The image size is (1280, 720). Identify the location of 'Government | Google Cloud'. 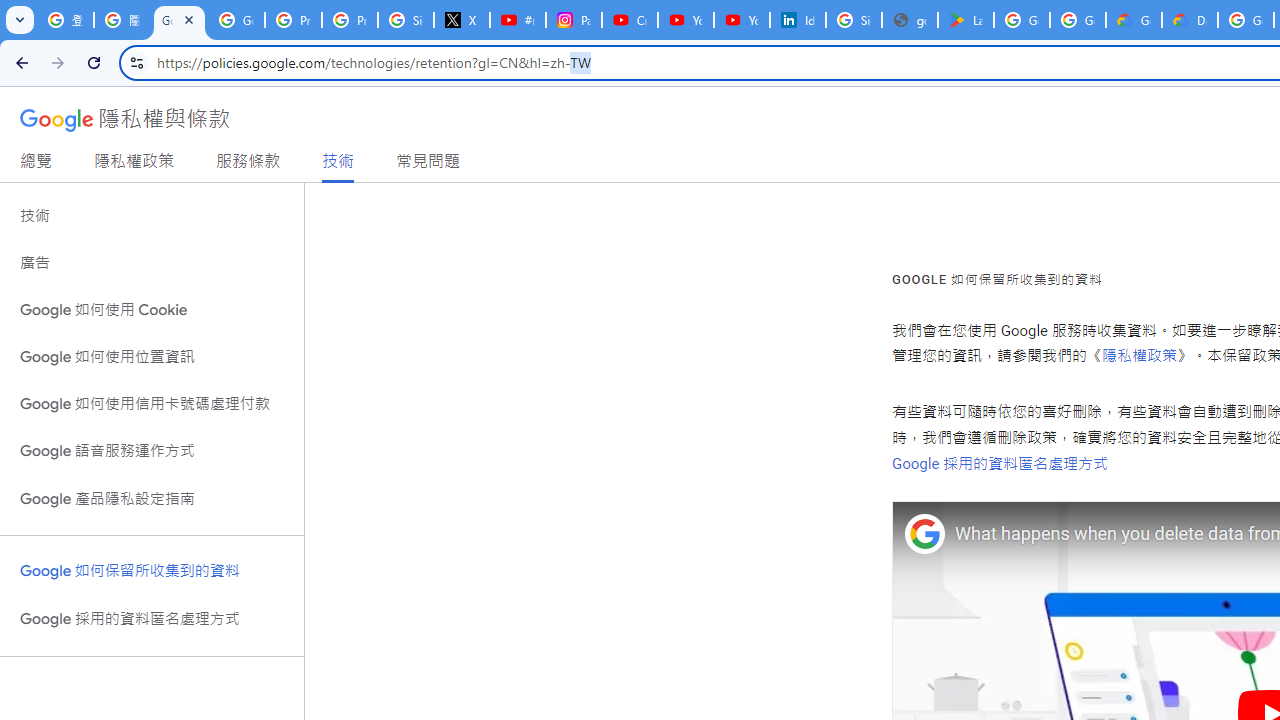
(1134, 20).